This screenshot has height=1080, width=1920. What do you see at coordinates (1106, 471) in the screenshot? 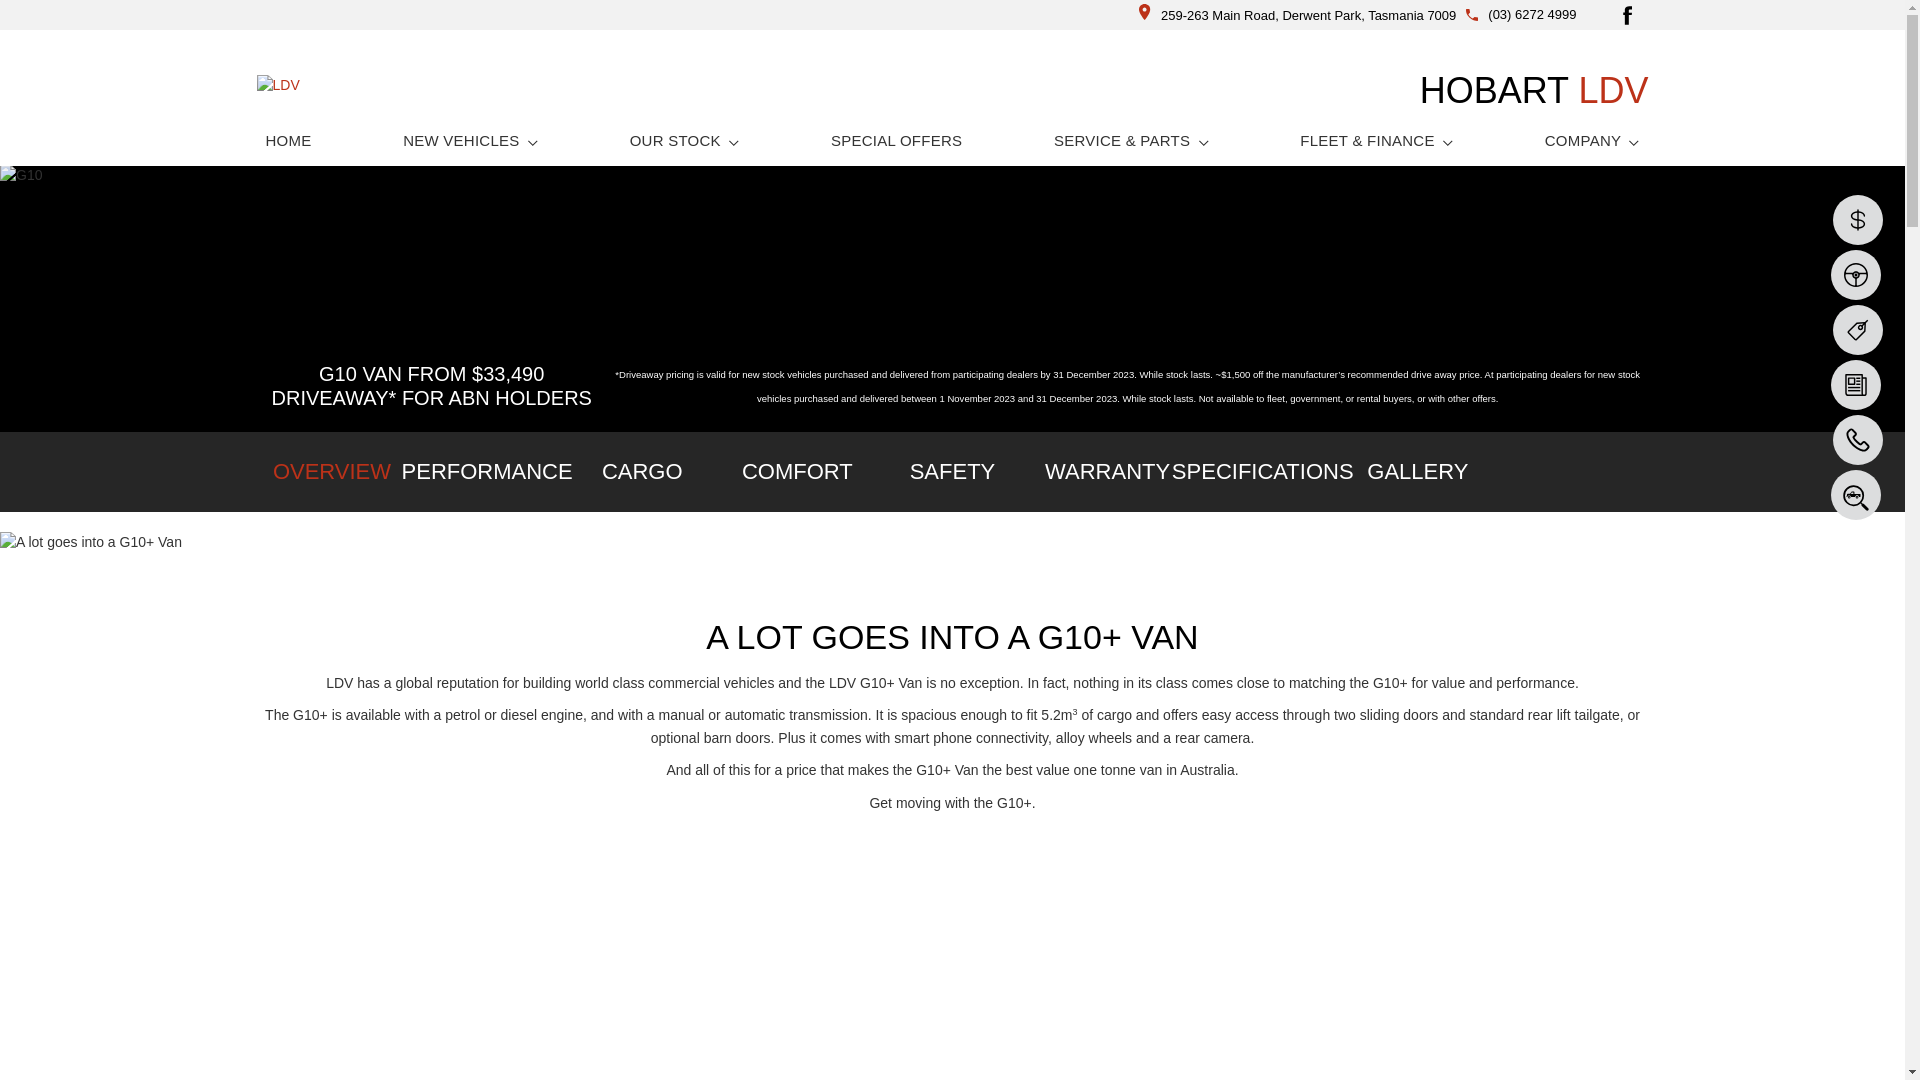
I see `'WARRANTY'` at bounding box center [1106, 471].